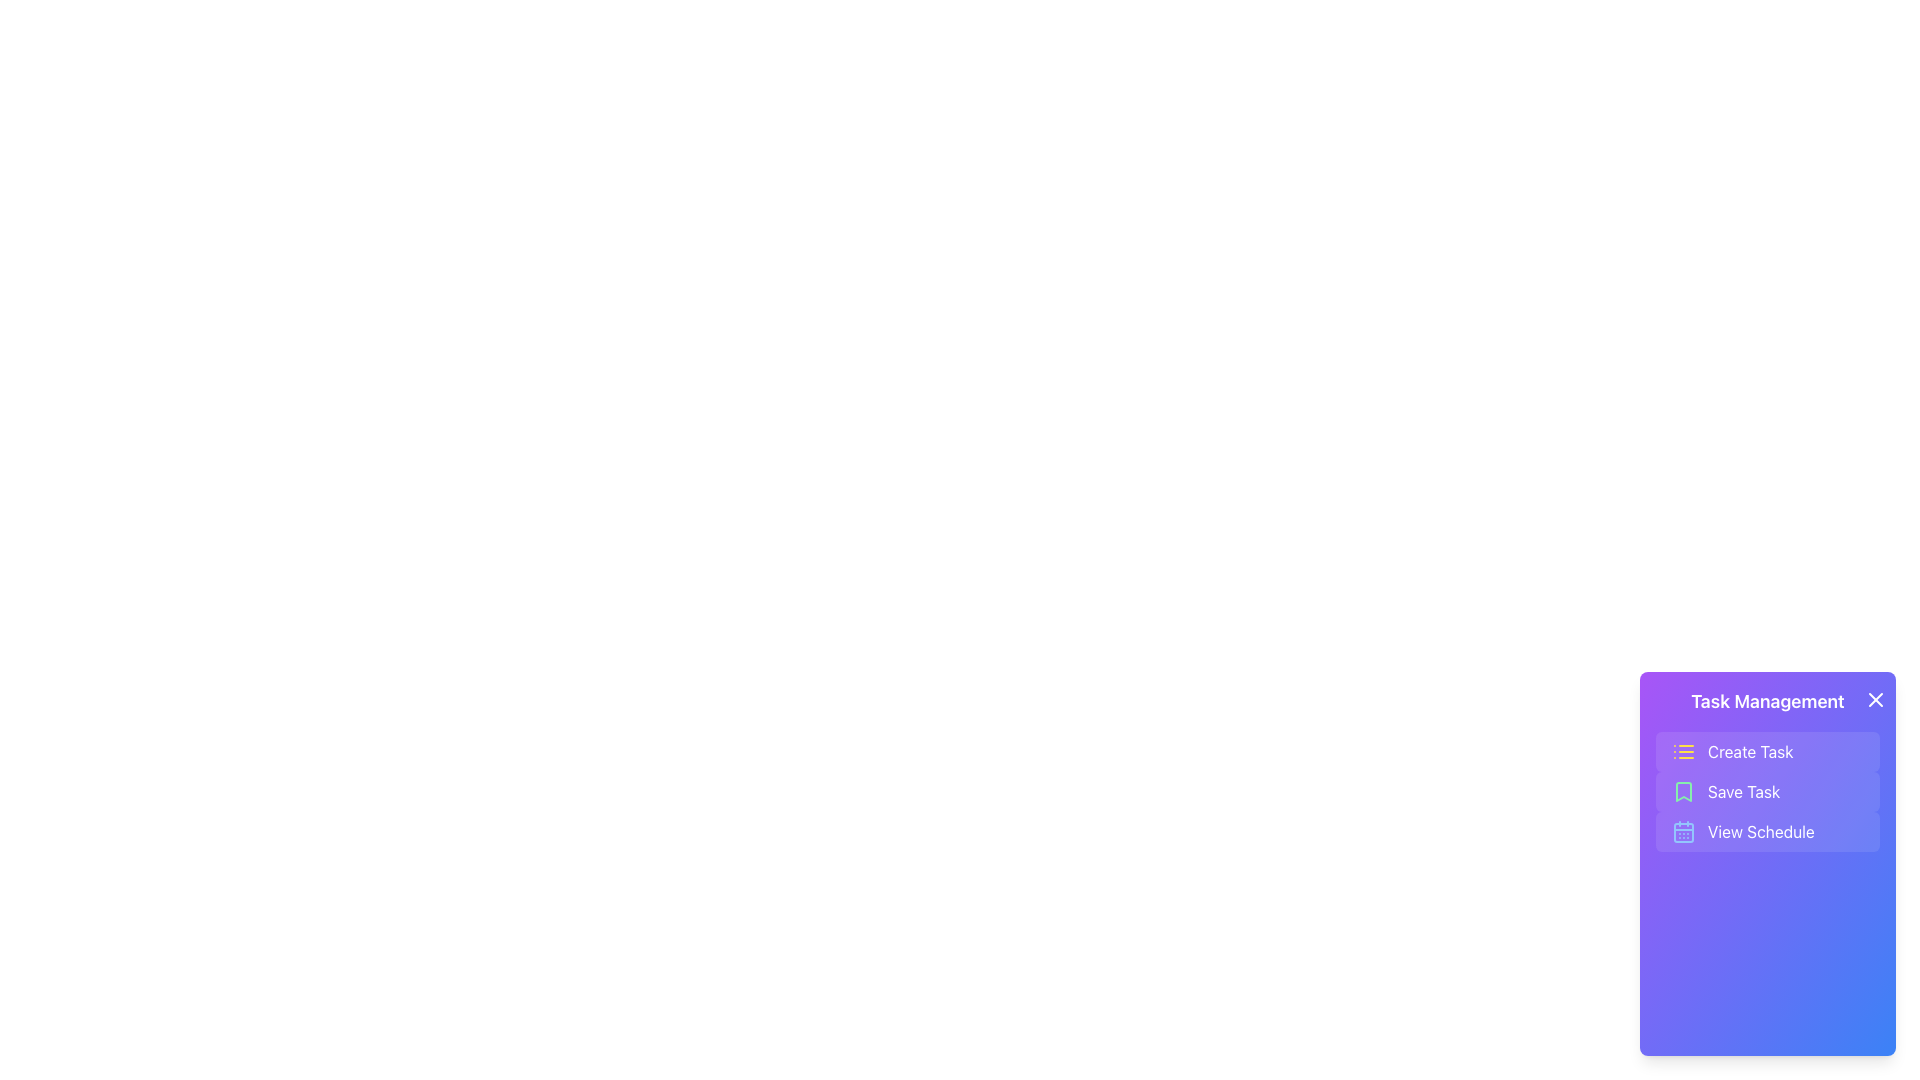 The height and width of the screenshot is (1080, 1920). Describe the element at coordinates (1743, 790) in the screenshot. I see `the 'Save Task' button, which displays bold text and is part of a button component with a bookmark icon, located in the 'Task Management' panel` at that location.